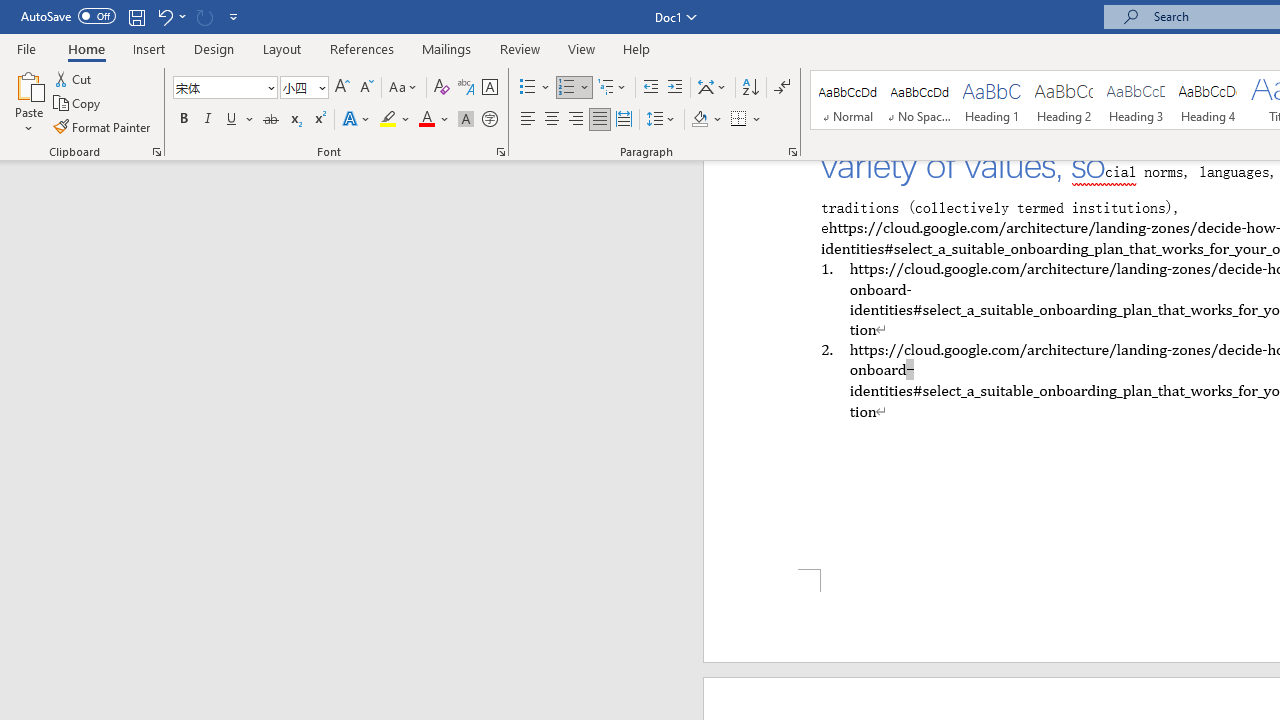 This screenshot has height=720, width=1280. I want to click on 'Superscript', so click(318, 119).